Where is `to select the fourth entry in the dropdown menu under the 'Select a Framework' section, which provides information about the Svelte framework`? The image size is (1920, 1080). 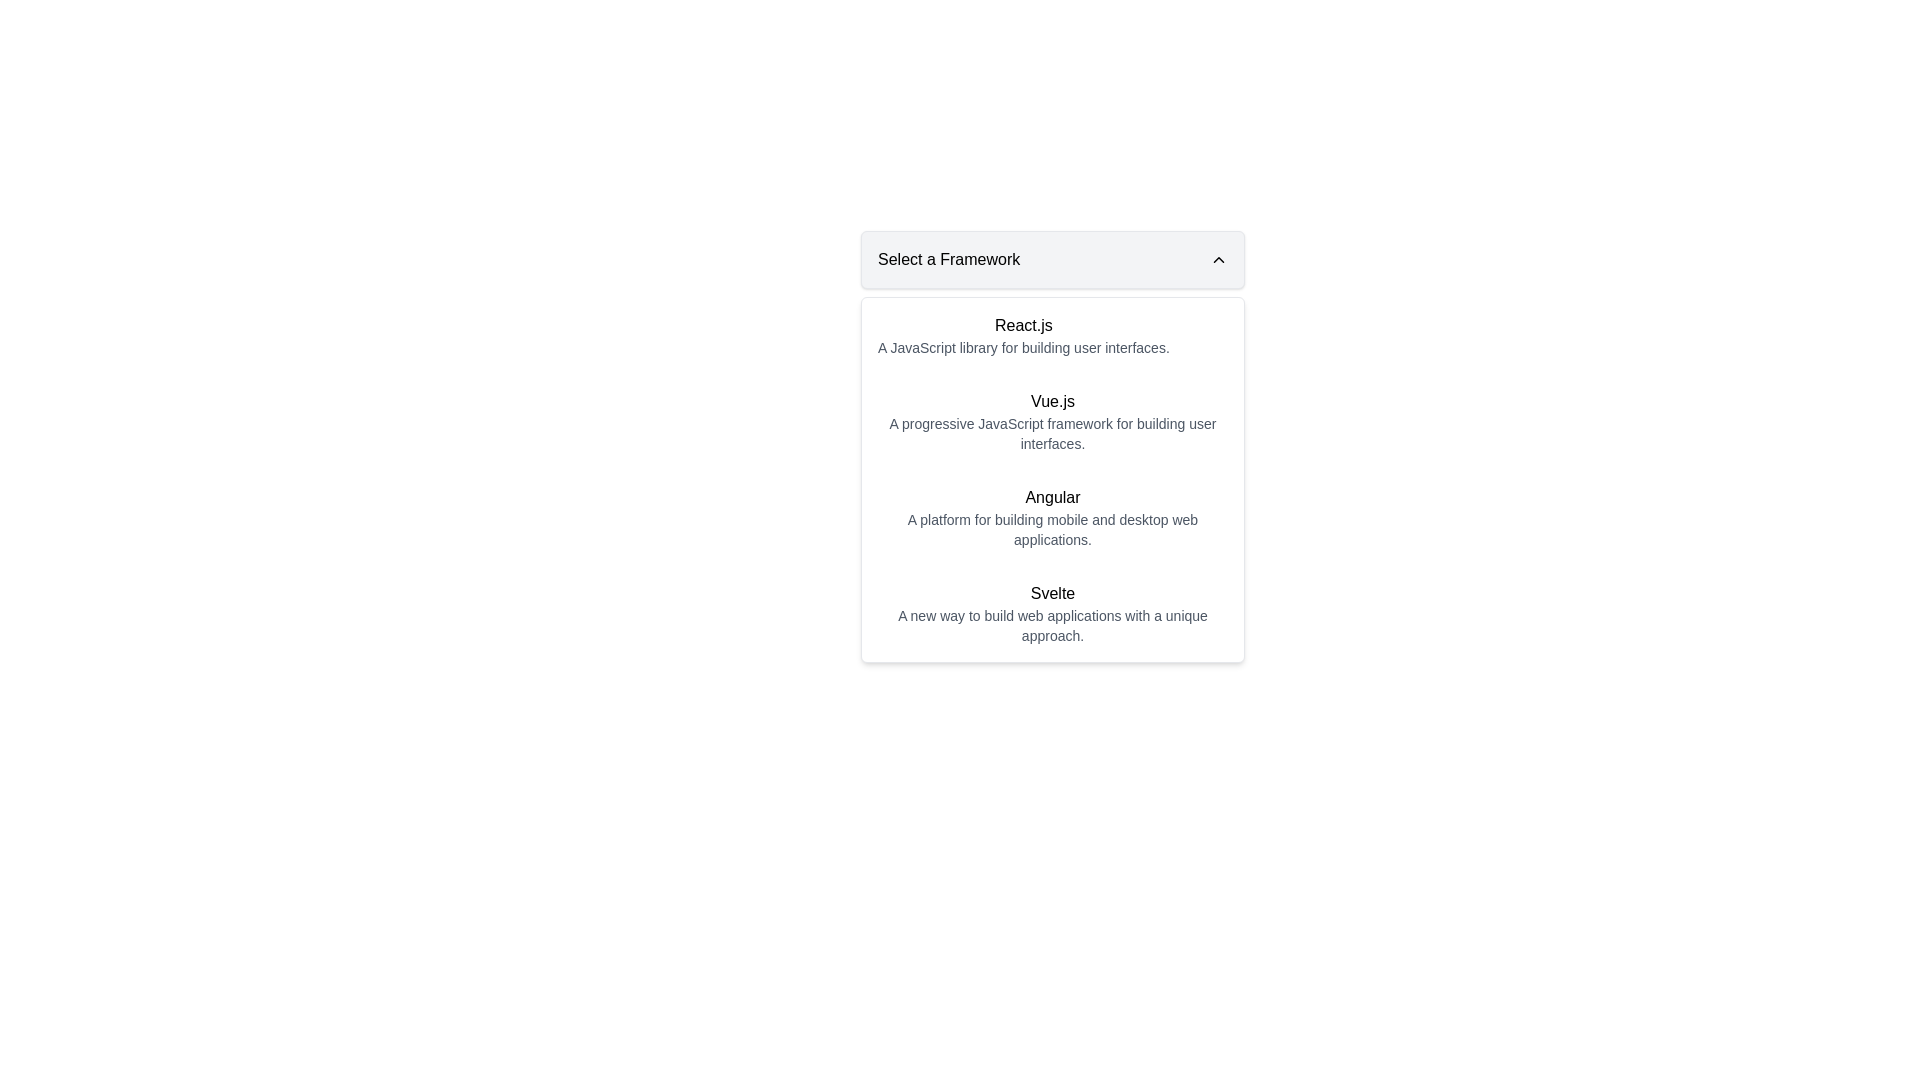 to select the fourth entry in the dropdown menu under the 'Select a Framework' section, which provides information about the Svelte framework is located at coordinates (1051, 612).